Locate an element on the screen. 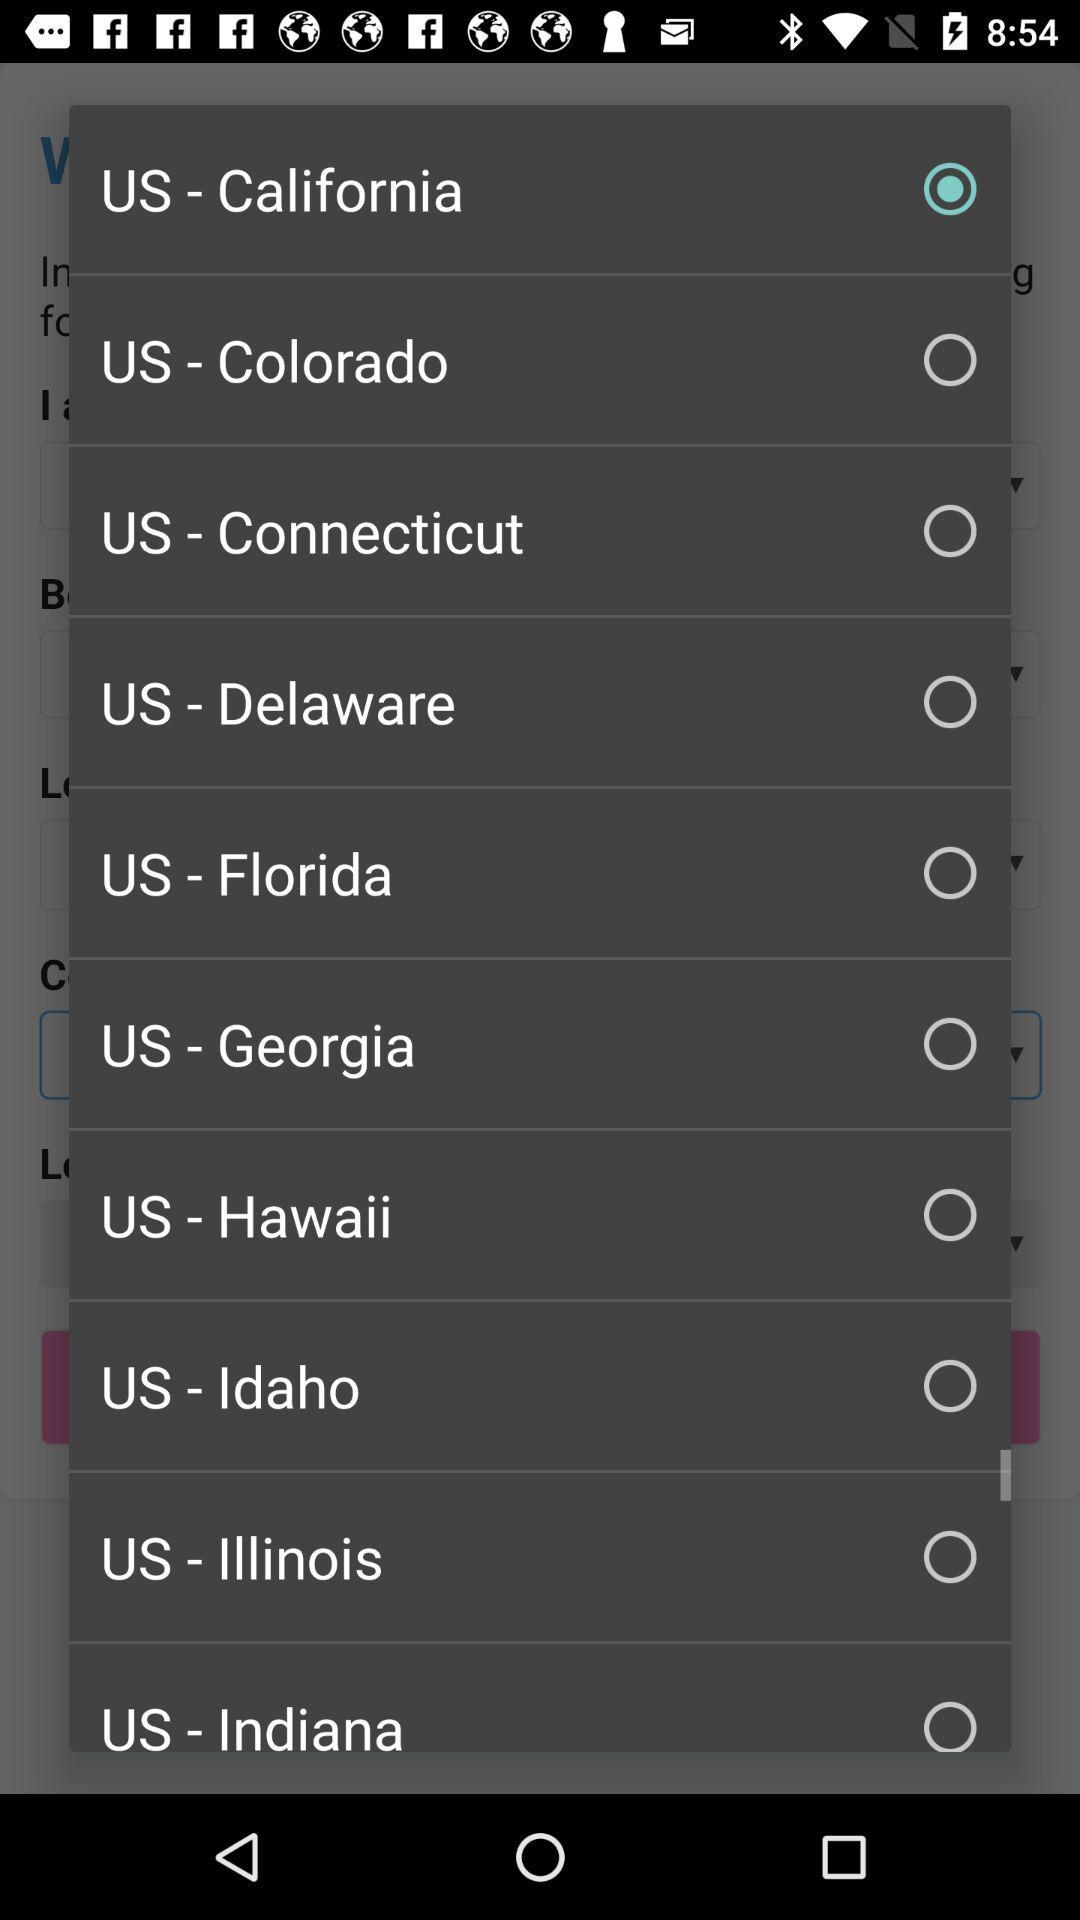 The image size is (1080, 1920). us - delaware is located at coordinates (540, 701).